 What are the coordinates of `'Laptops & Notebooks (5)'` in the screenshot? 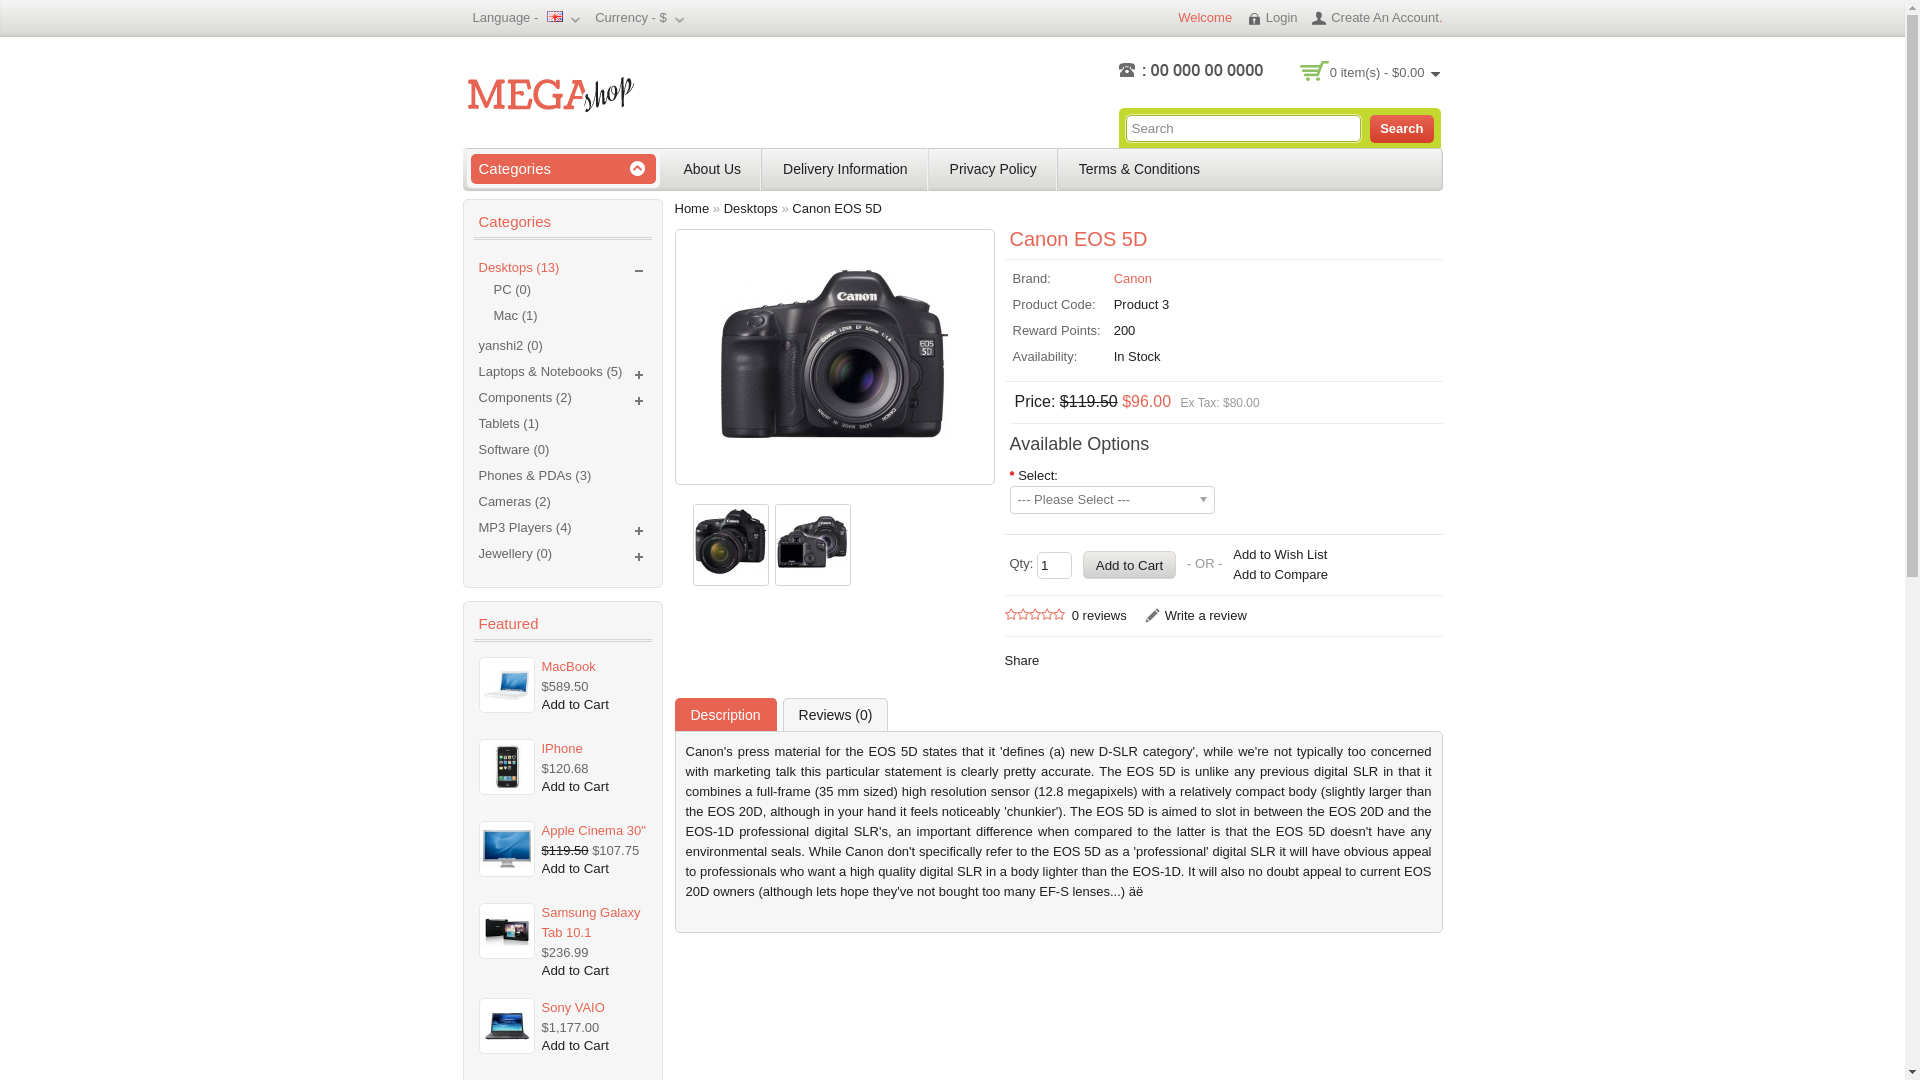 It's located at (550, 371).